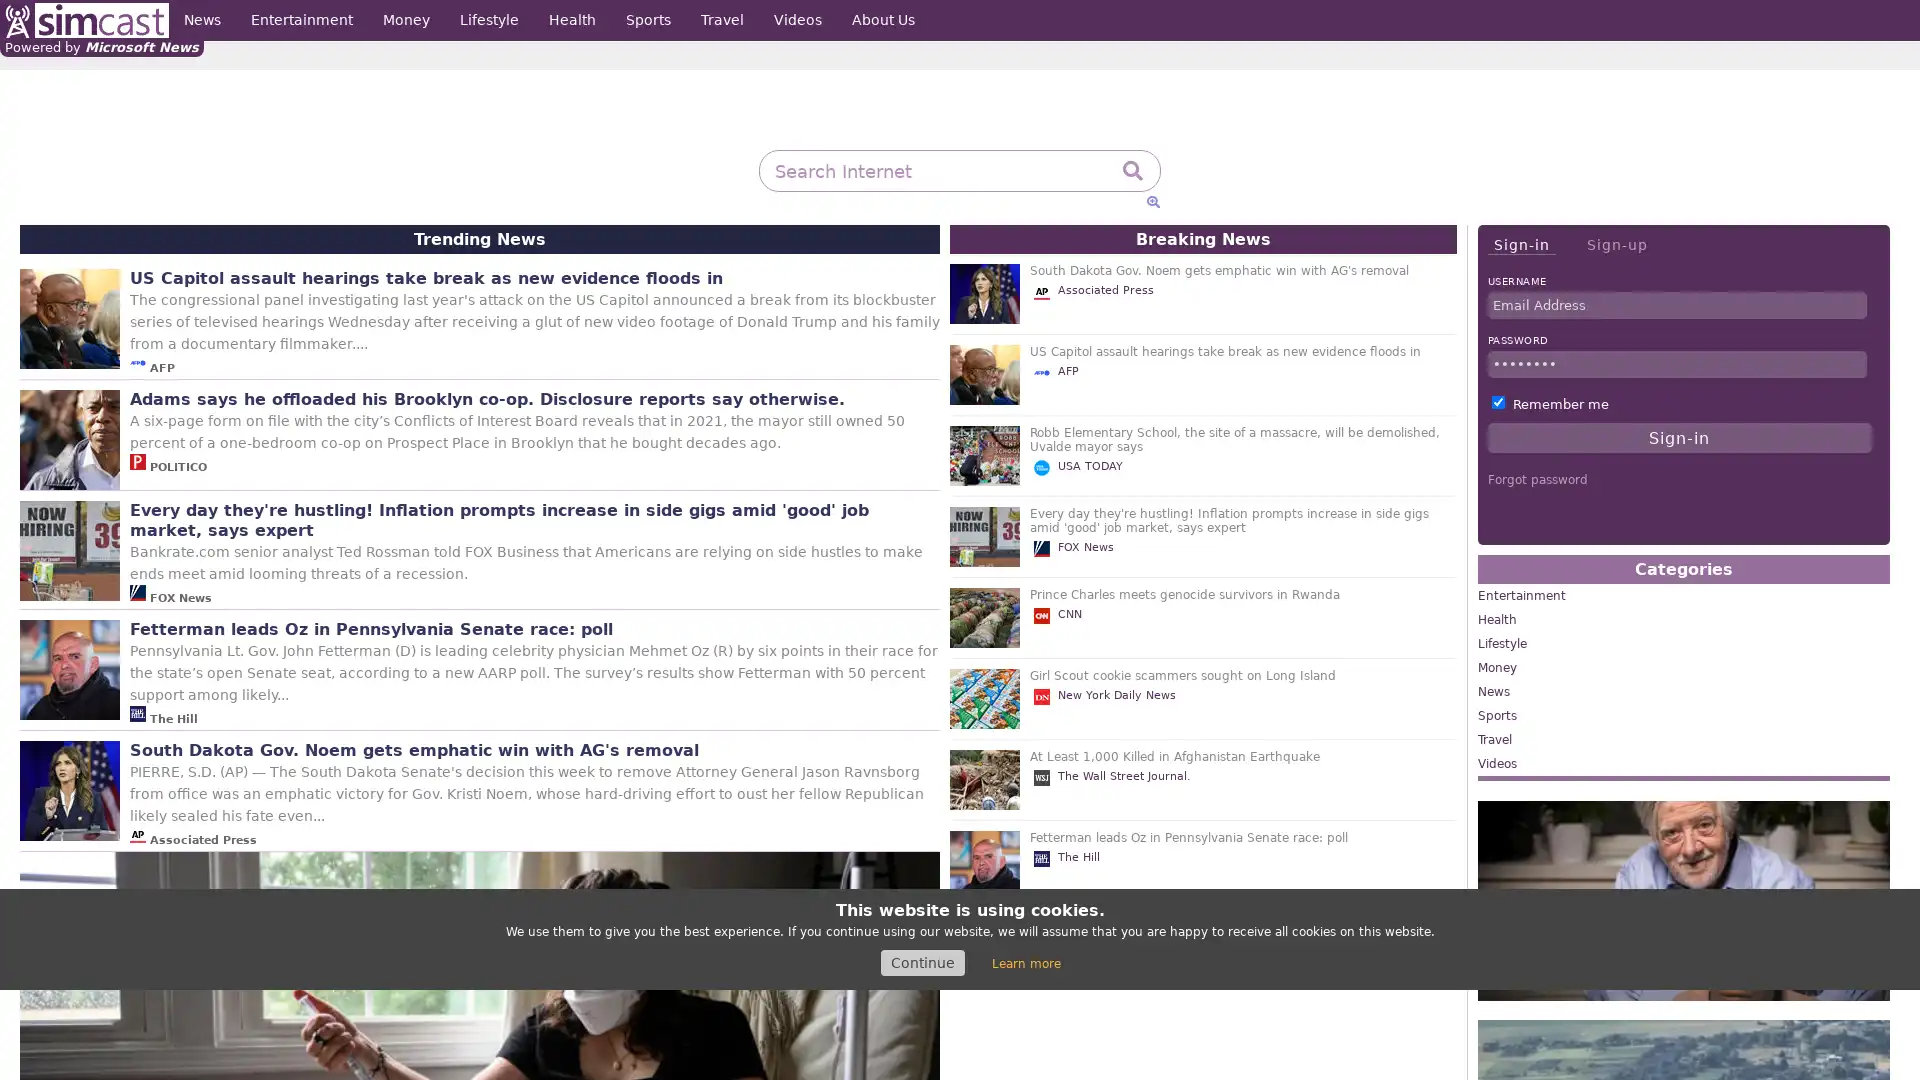 This screenshot has height=1080, width=1920. I want to click on Sign-up, so click(1616, 244).